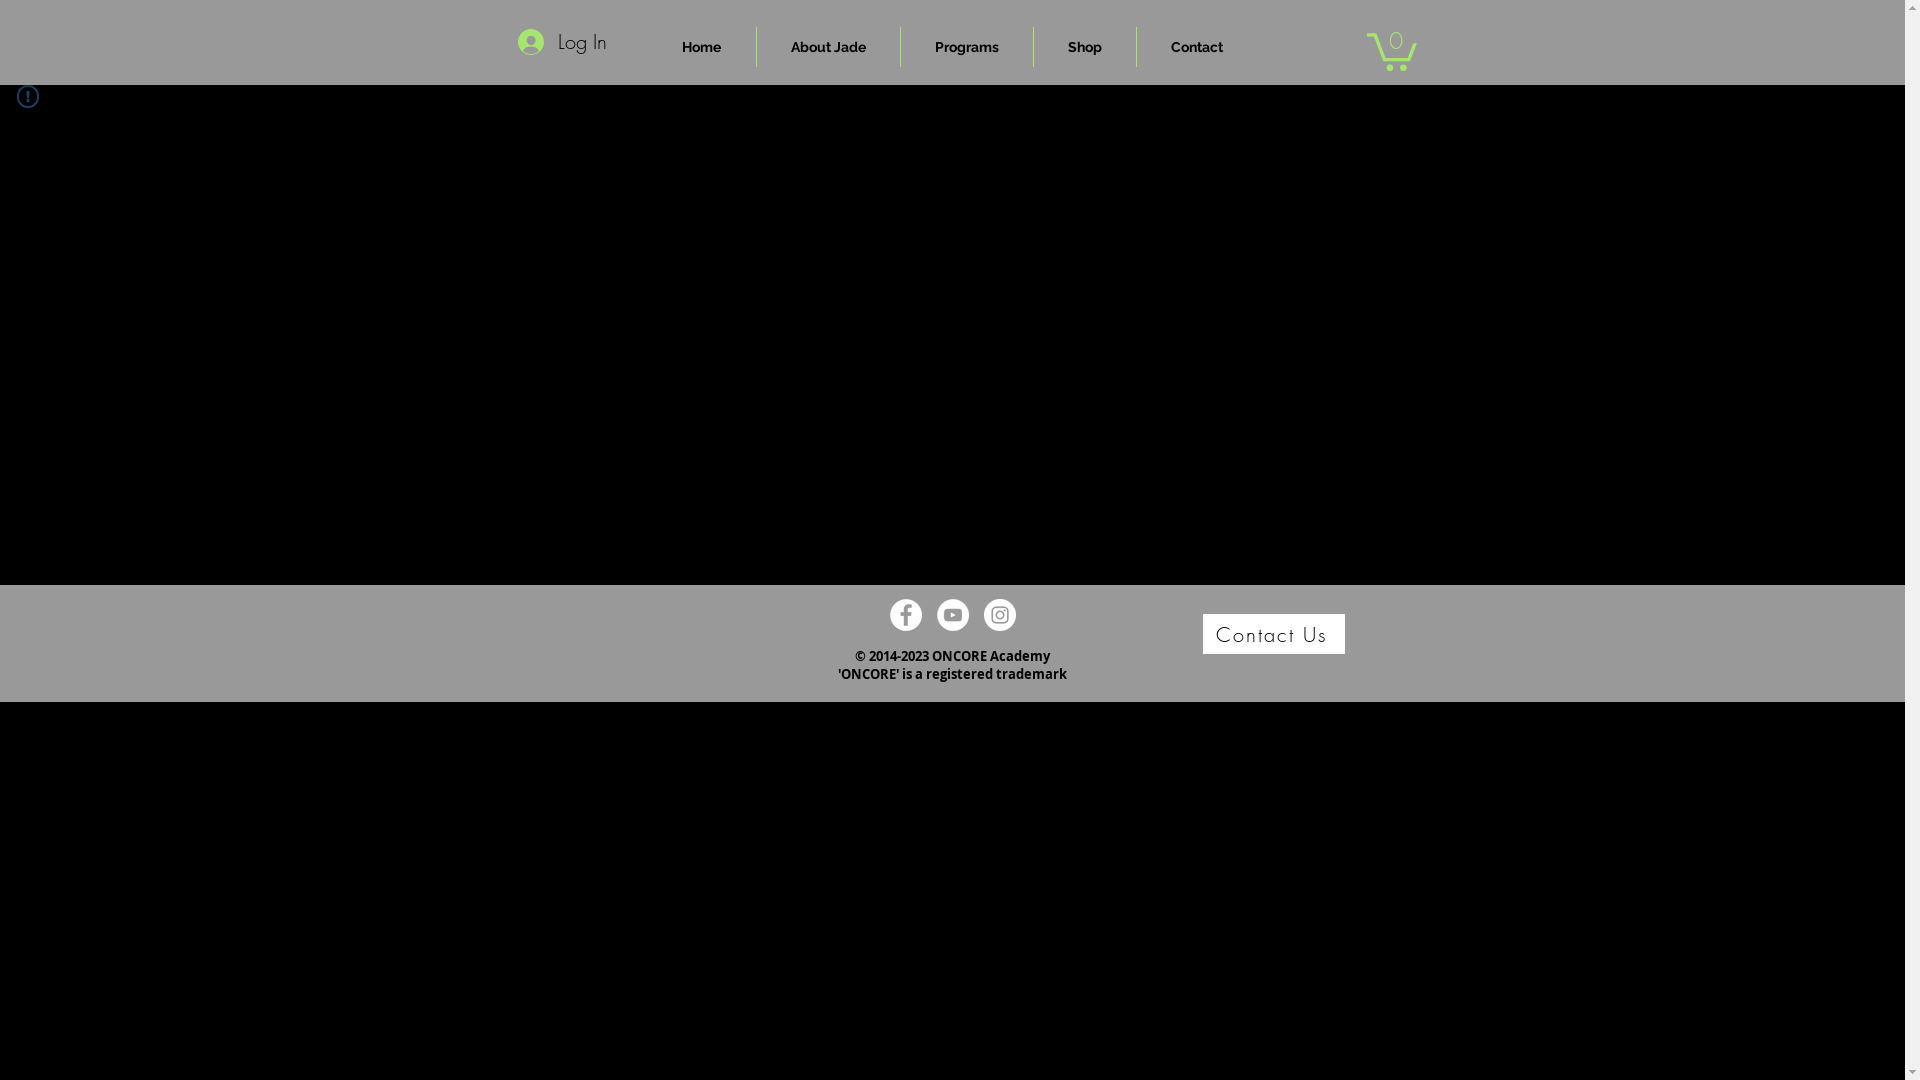 This screenshot has width=1920, height=1080. Describe the element at coordinates (1271, 633) in the screenshot. I see `'Contact Us'` at that location.